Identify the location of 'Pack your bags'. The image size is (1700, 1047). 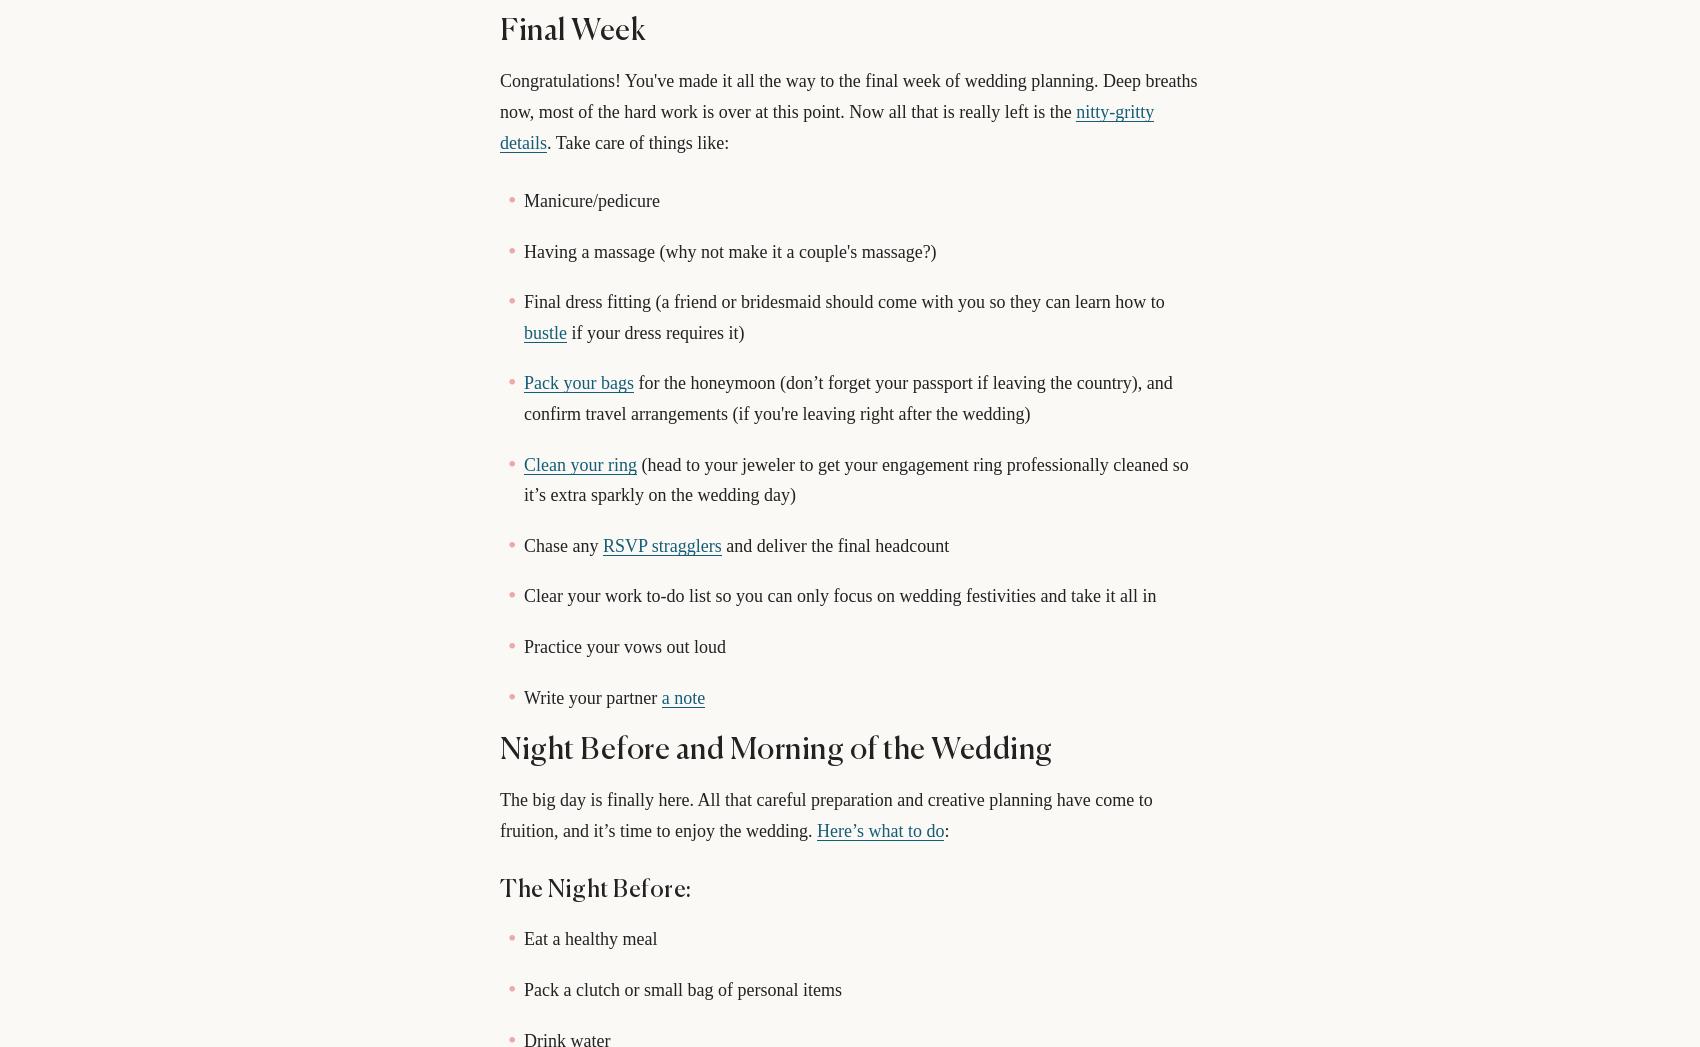
(577, 381).